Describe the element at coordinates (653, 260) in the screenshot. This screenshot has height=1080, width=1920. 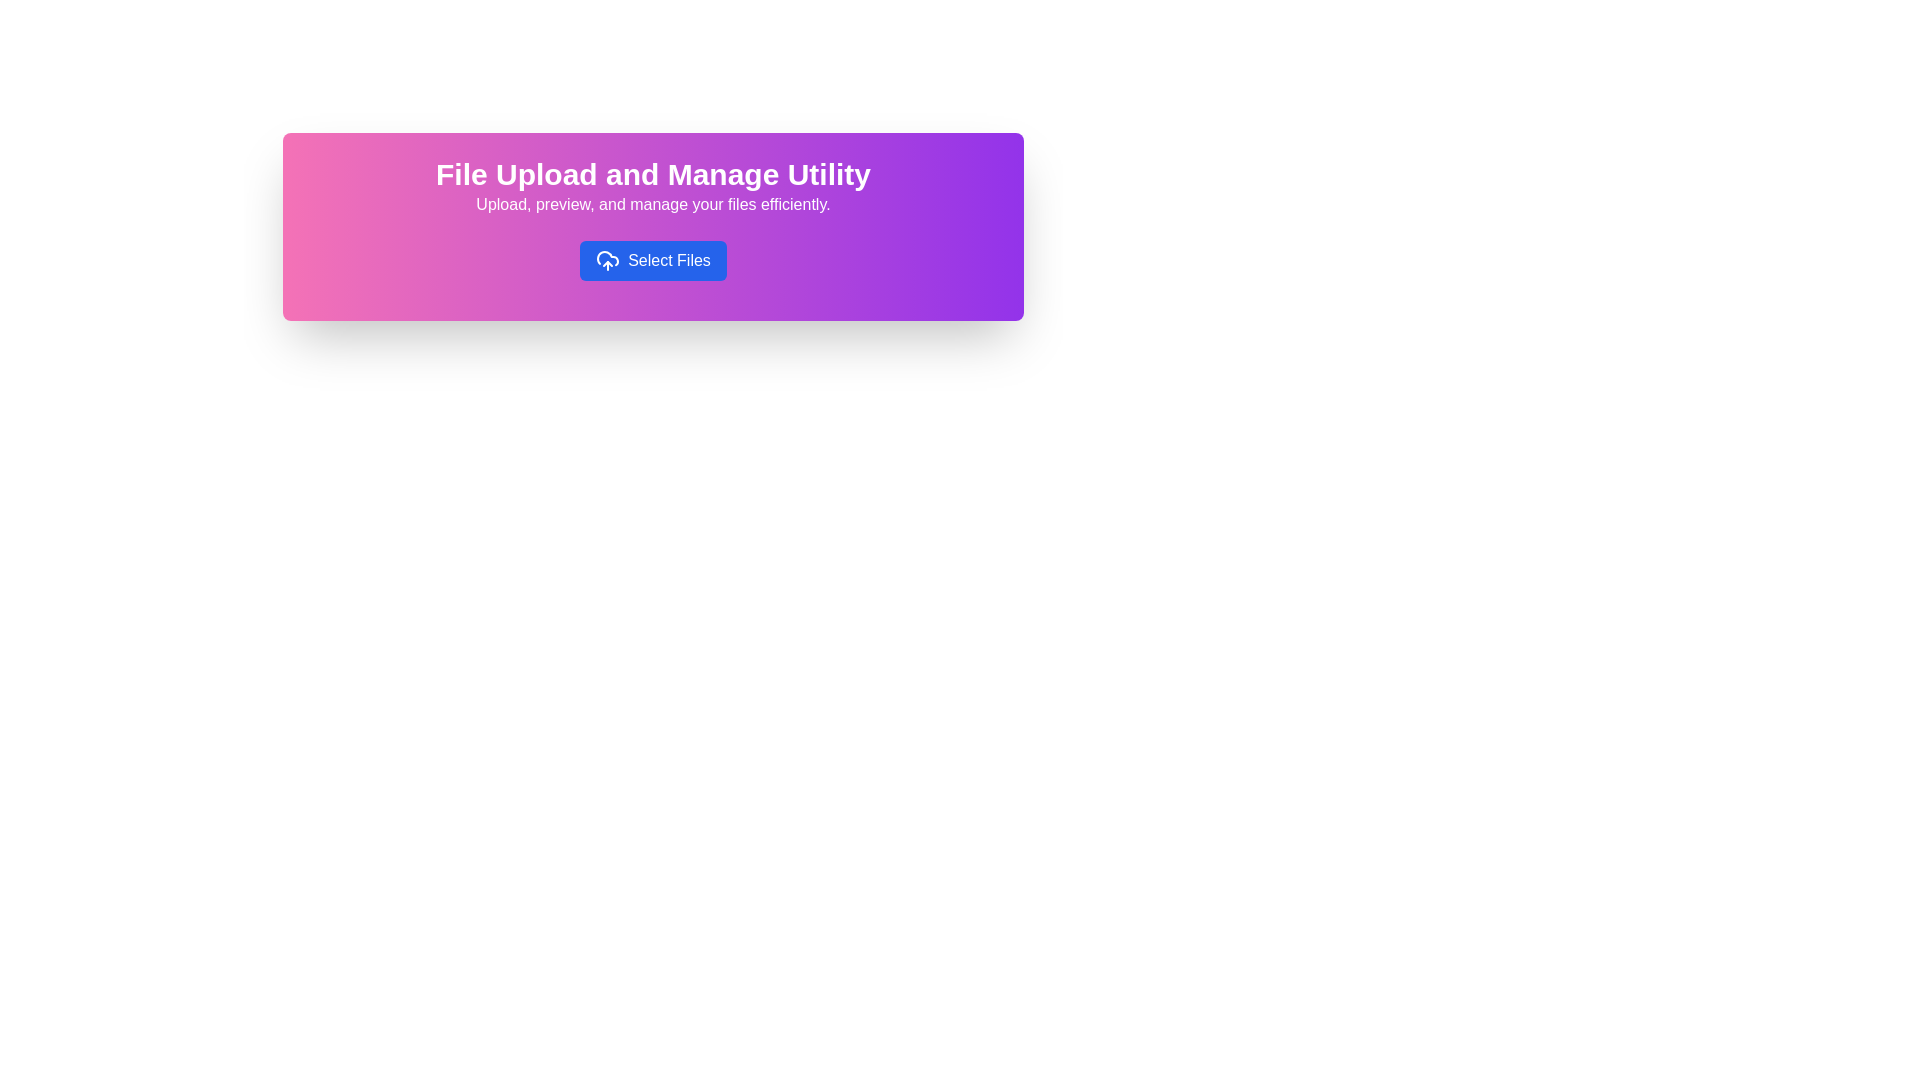
I see `the blue rectangular button labeled 'Select Files' with a cloud and arrow icon` at that location.